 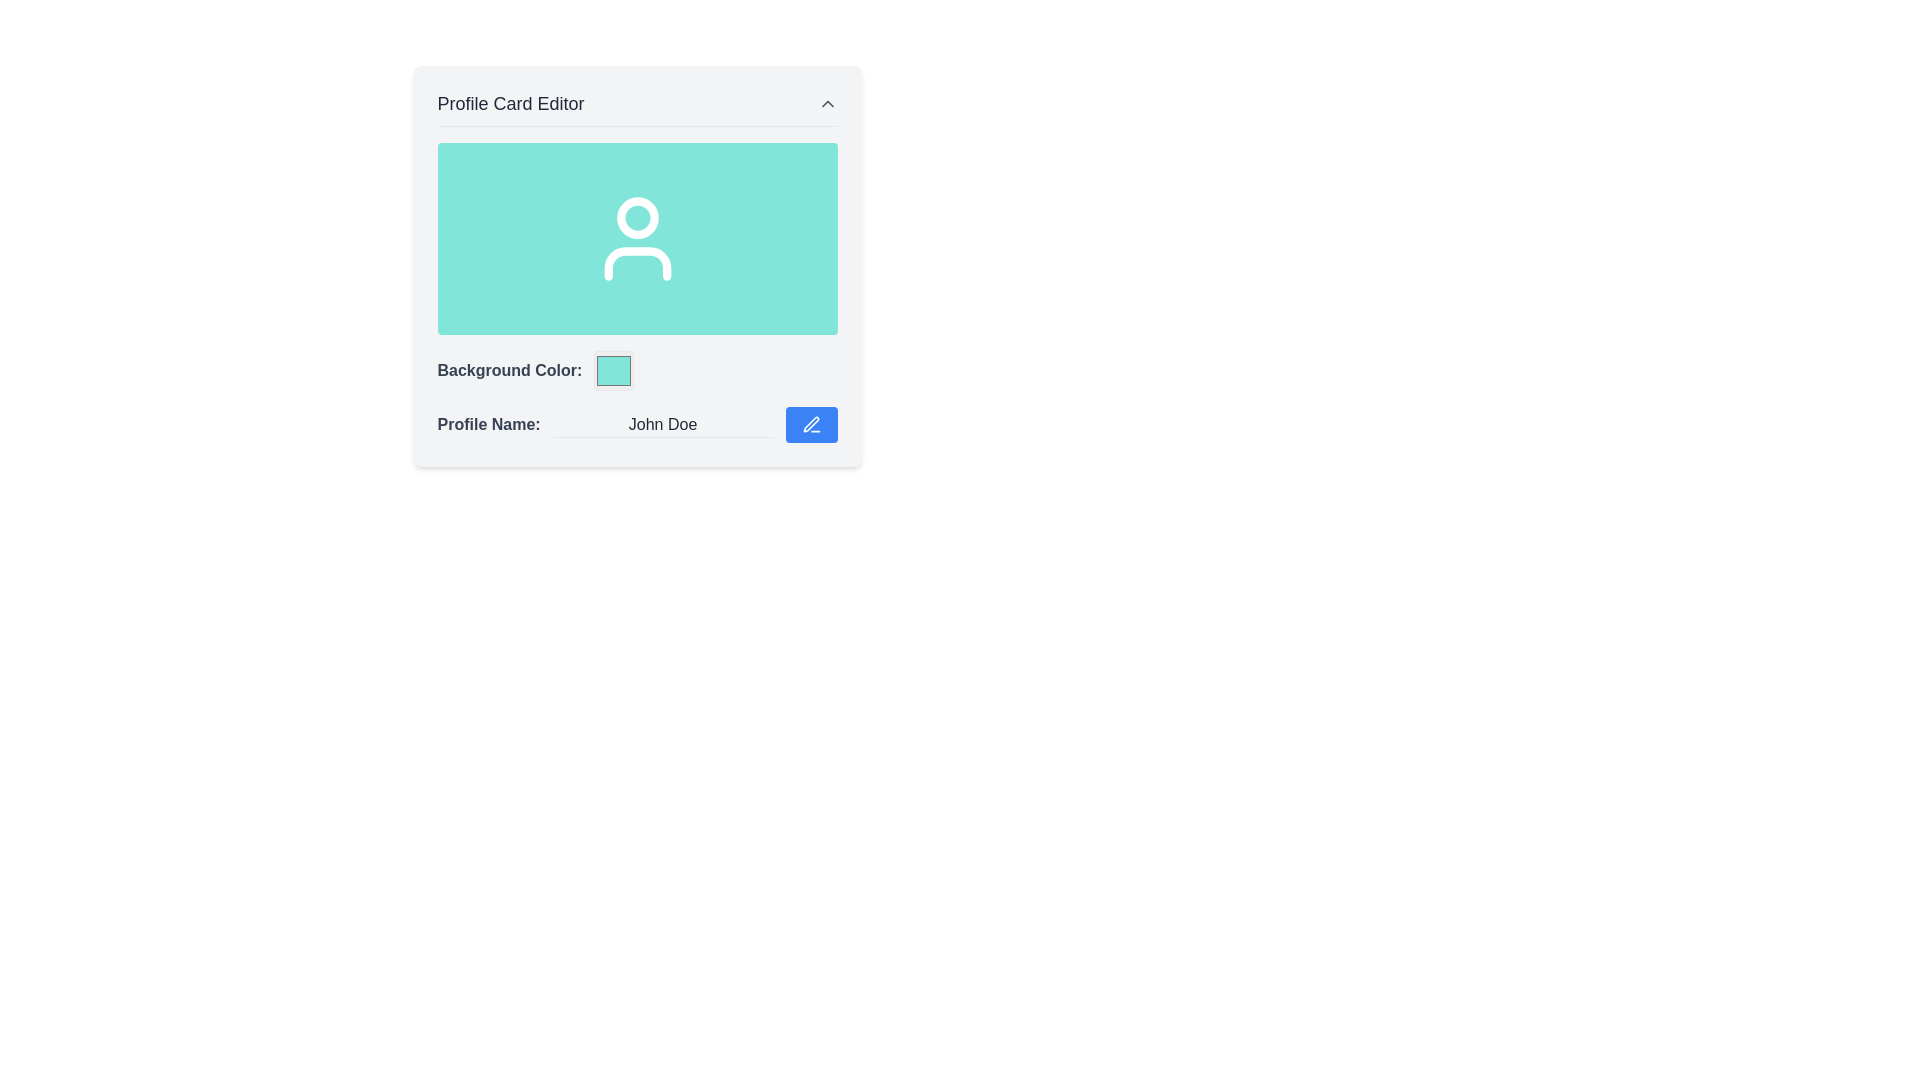 What do you see at coordinates (636, 262) in the screenshot?
I see `the graphical icon representing the user-avatar on the profile card interface, which is centrally positioned within the mint-green background area and located below the circular head element` at bounding box center [636, 262].